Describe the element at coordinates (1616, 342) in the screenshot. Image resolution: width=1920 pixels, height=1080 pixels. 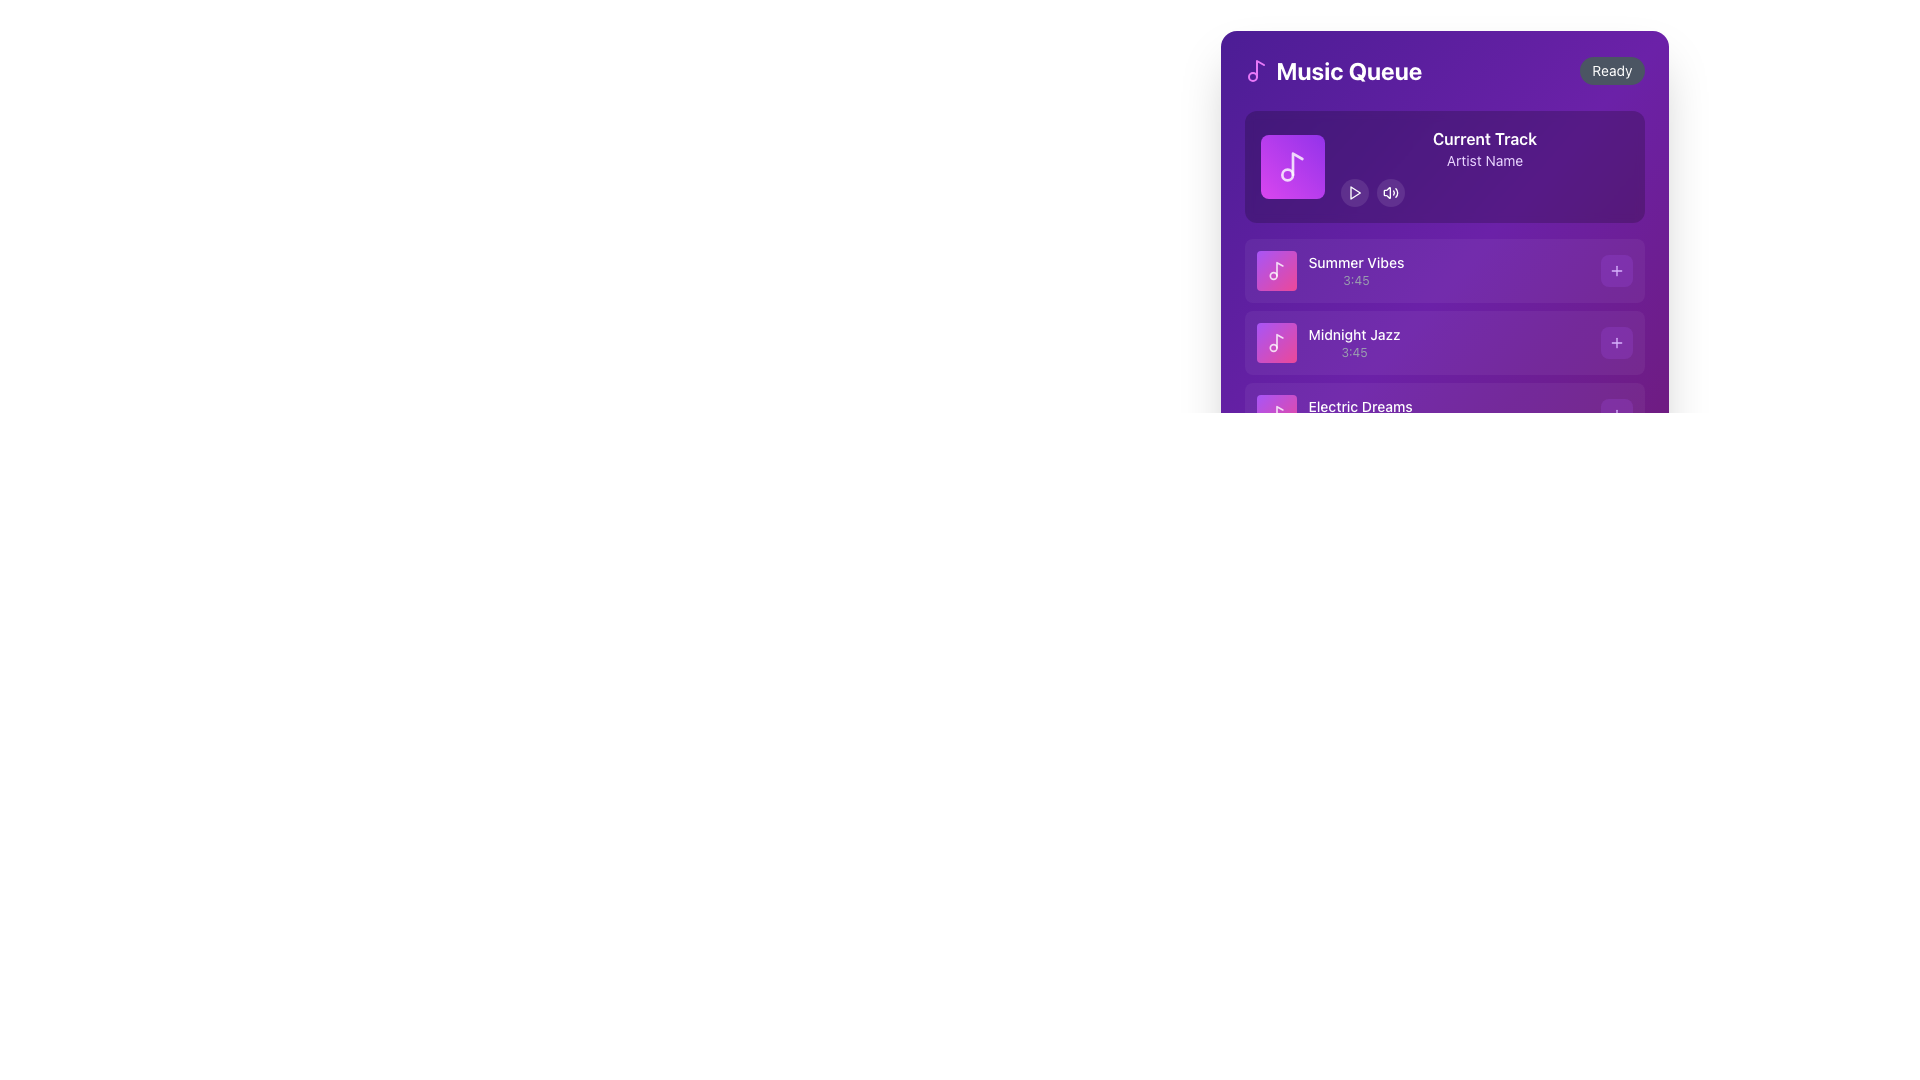
I see `the button to add the 'Midnight Jazz' song to the queue for visual feedback` at that location.